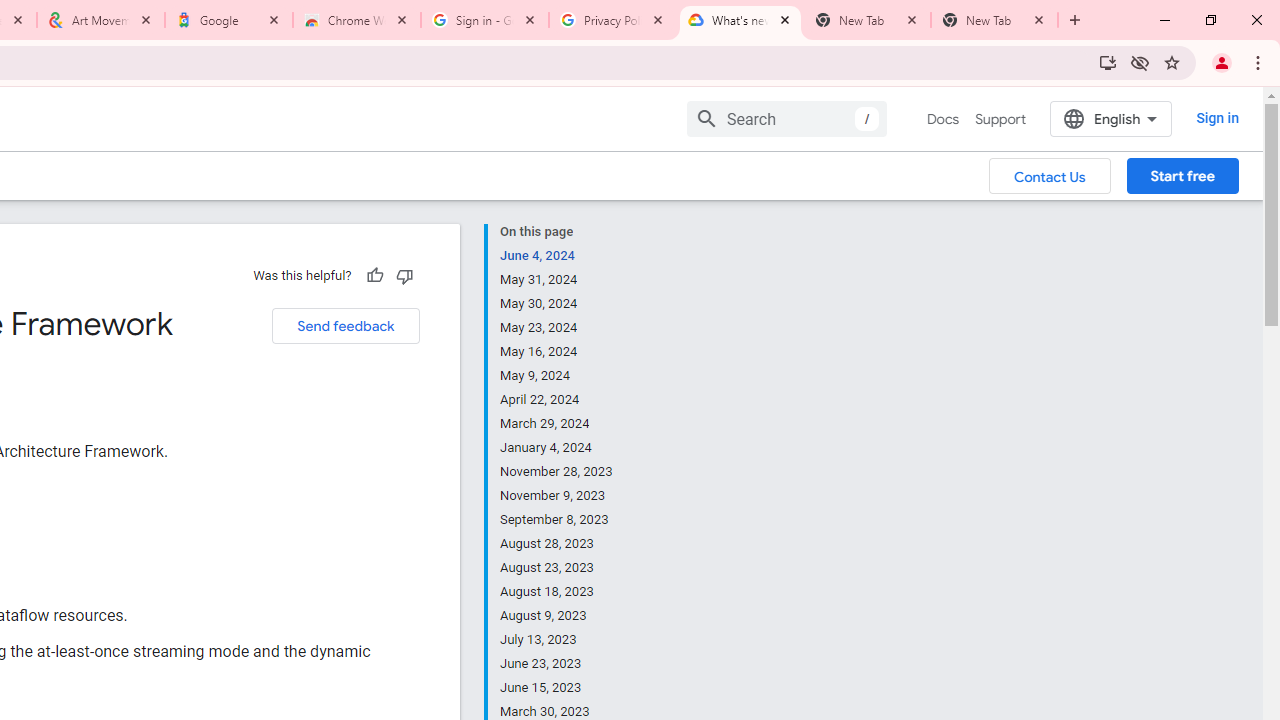 The width and height of the screenshot is (1280, 720). I want to click on 'September 8, 2023', so click(557, 519).